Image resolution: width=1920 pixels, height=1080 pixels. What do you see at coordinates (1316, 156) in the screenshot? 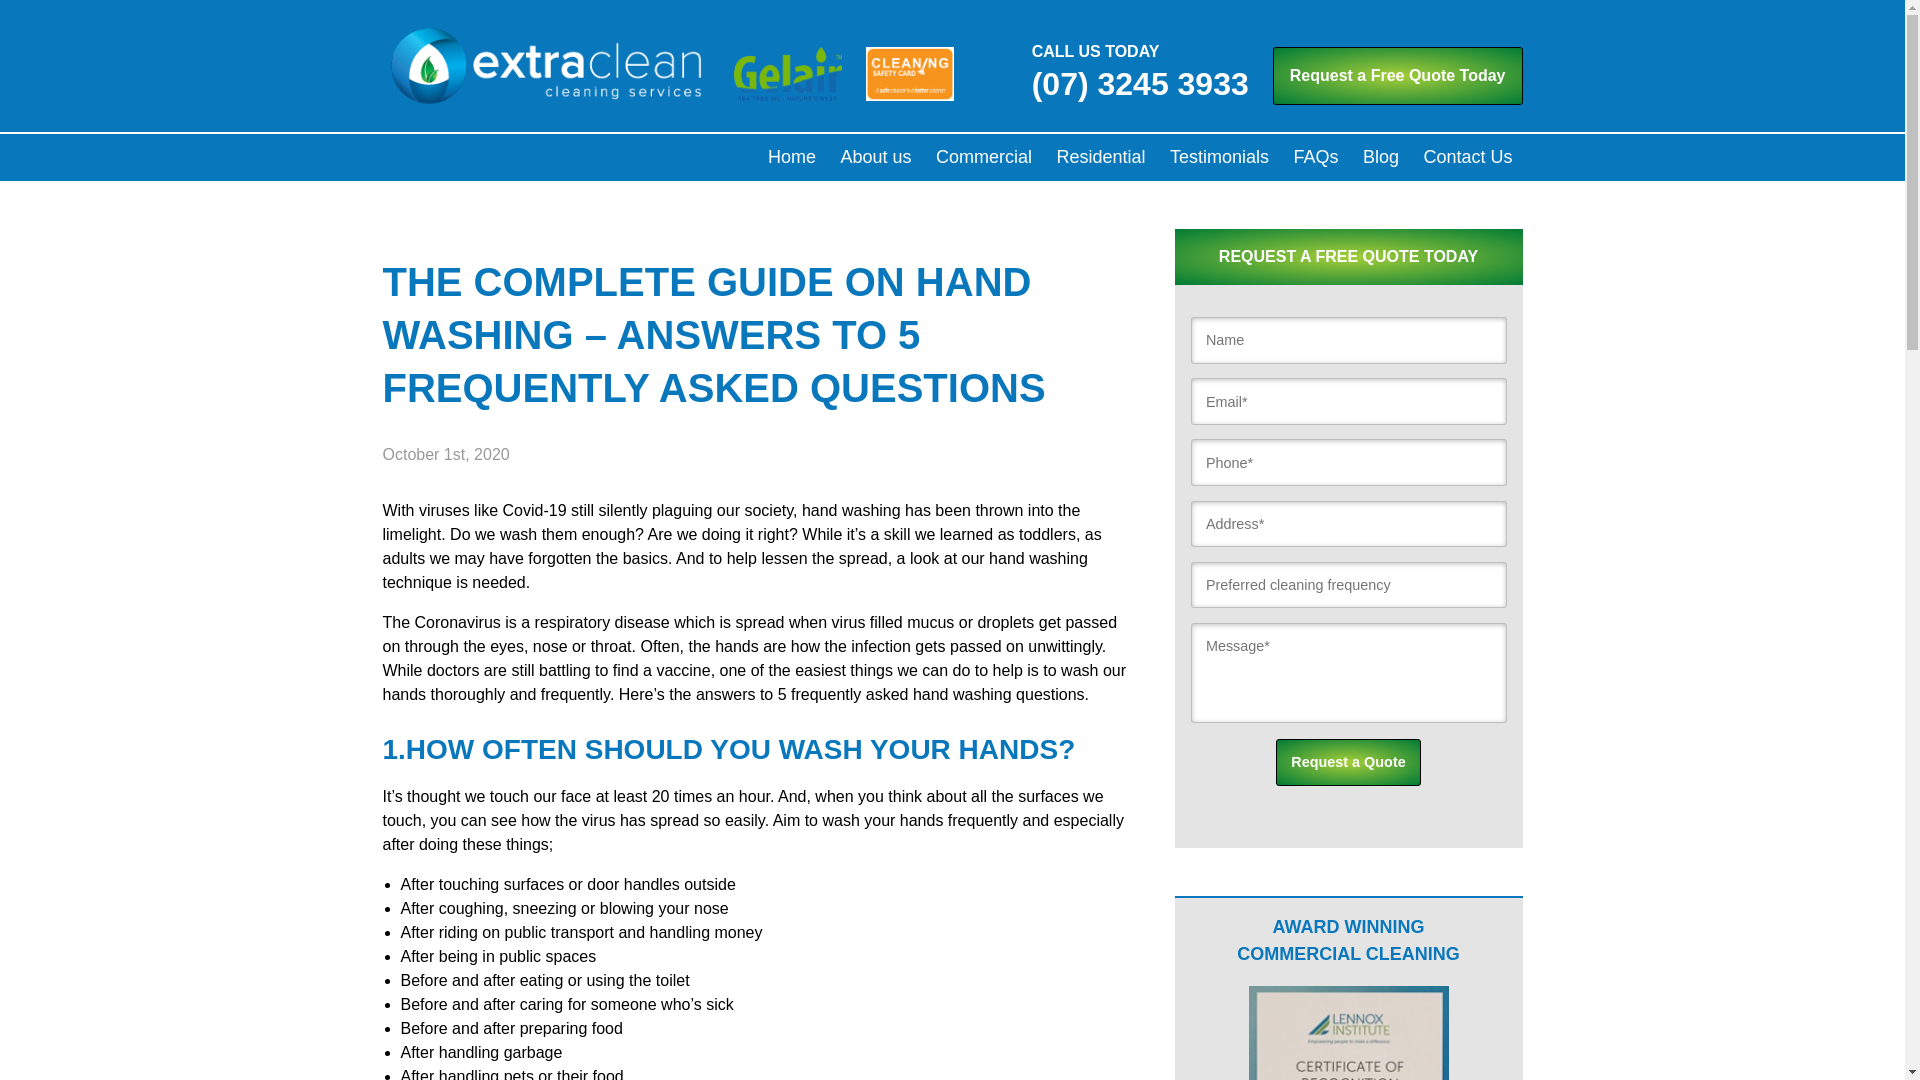
I see `'FAQs'` at bounding box center [1316, 156].